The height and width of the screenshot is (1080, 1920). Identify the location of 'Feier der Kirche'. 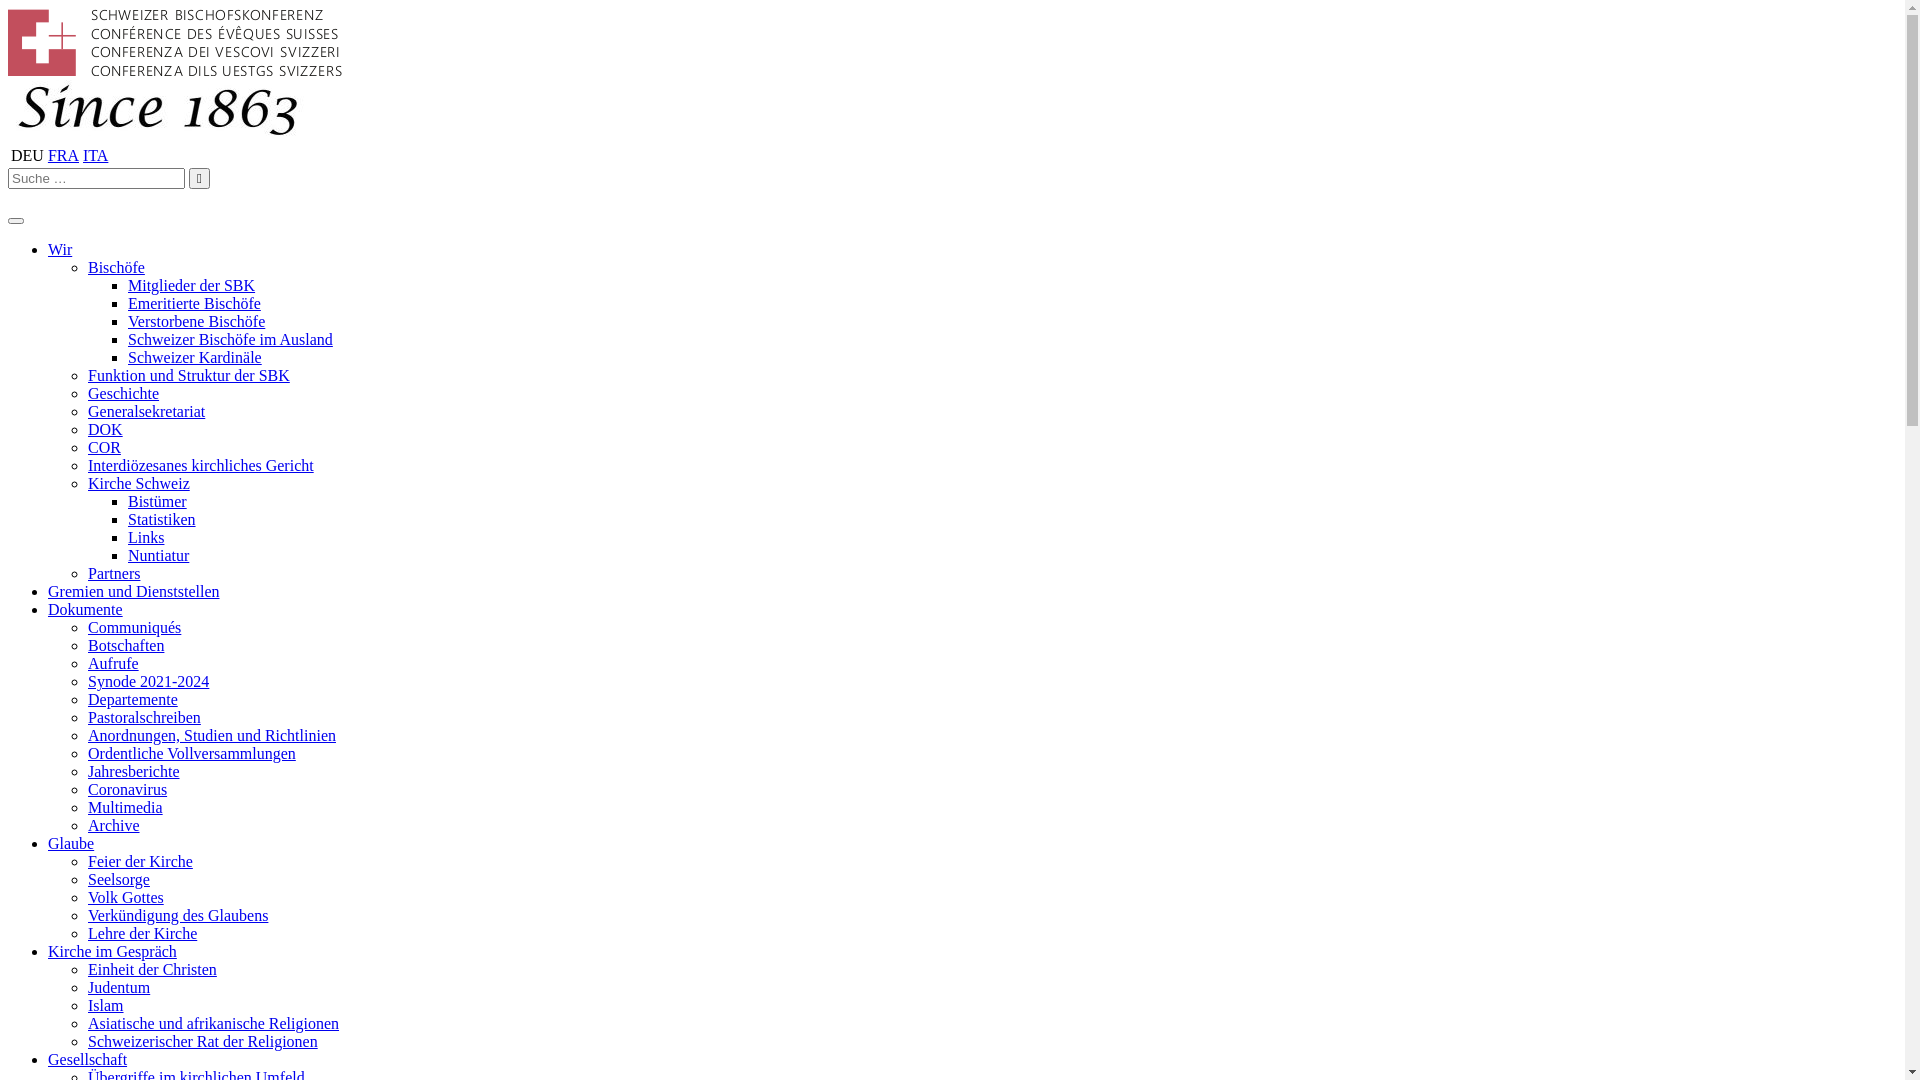
(139, 860).